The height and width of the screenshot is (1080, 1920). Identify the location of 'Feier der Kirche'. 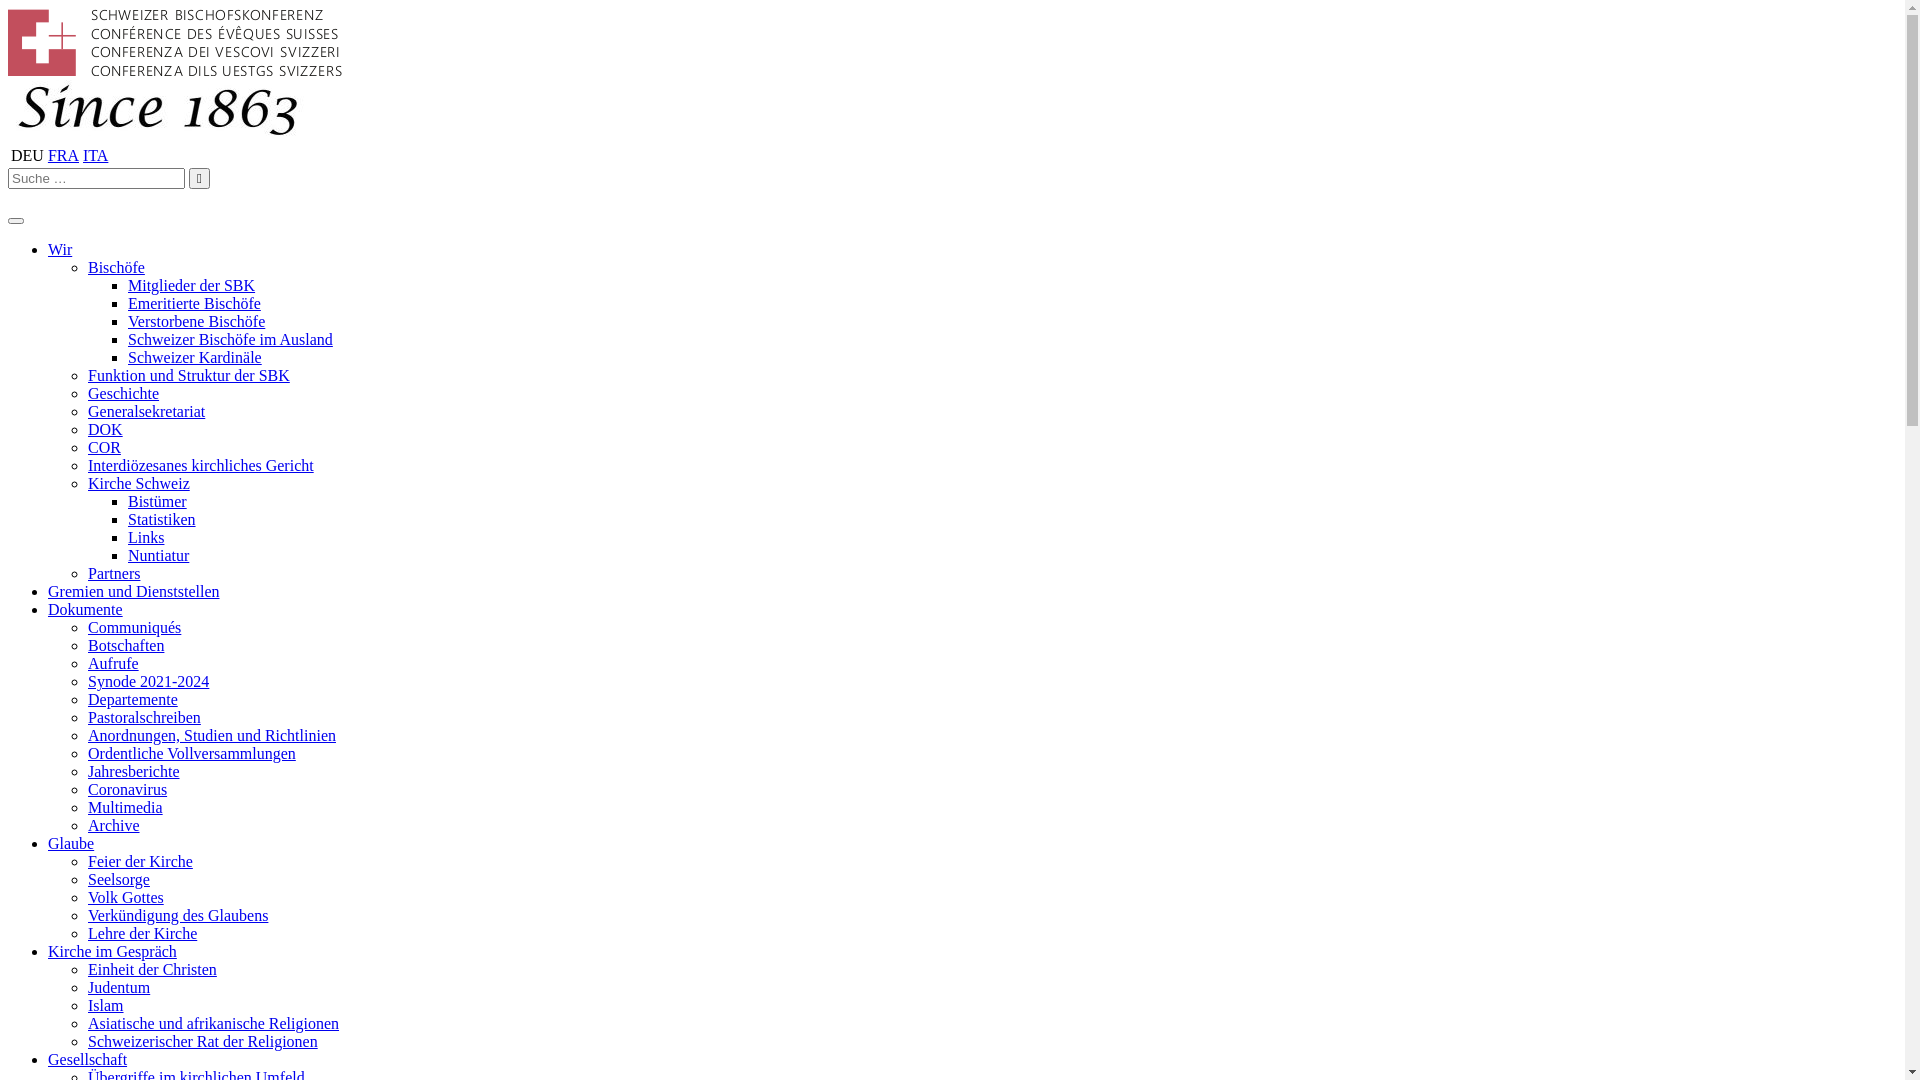
(139, 860).